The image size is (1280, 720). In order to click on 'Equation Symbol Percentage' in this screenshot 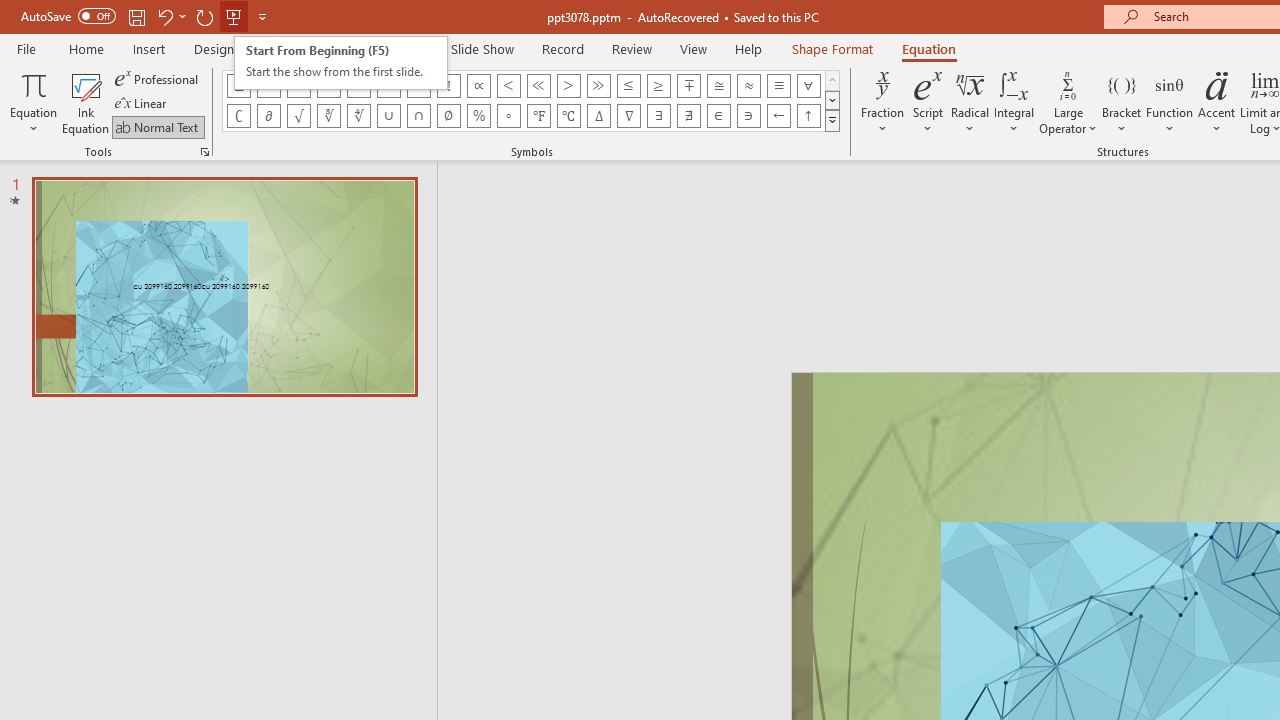, I will do `click(477, 115)`.